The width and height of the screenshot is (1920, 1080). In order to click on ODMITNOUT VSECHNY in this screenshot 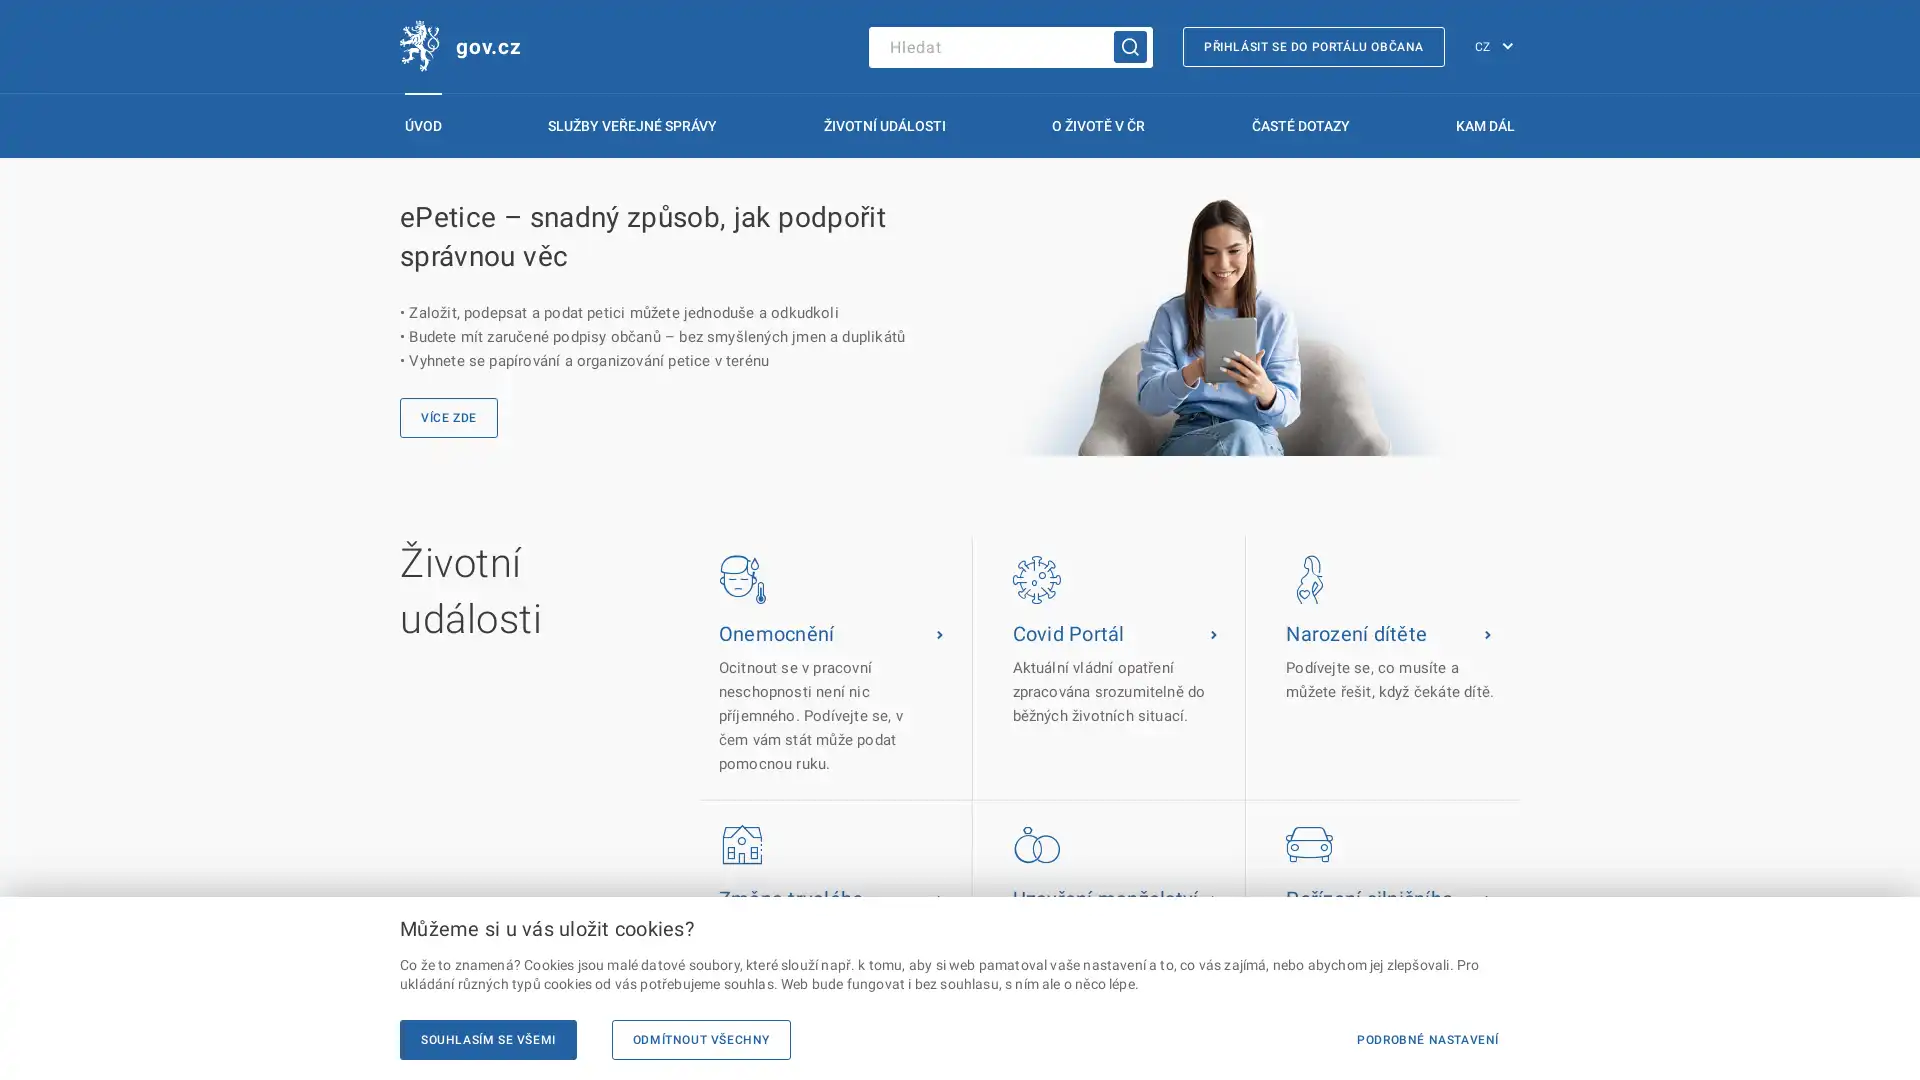, I will do `click(700, 1039)`.